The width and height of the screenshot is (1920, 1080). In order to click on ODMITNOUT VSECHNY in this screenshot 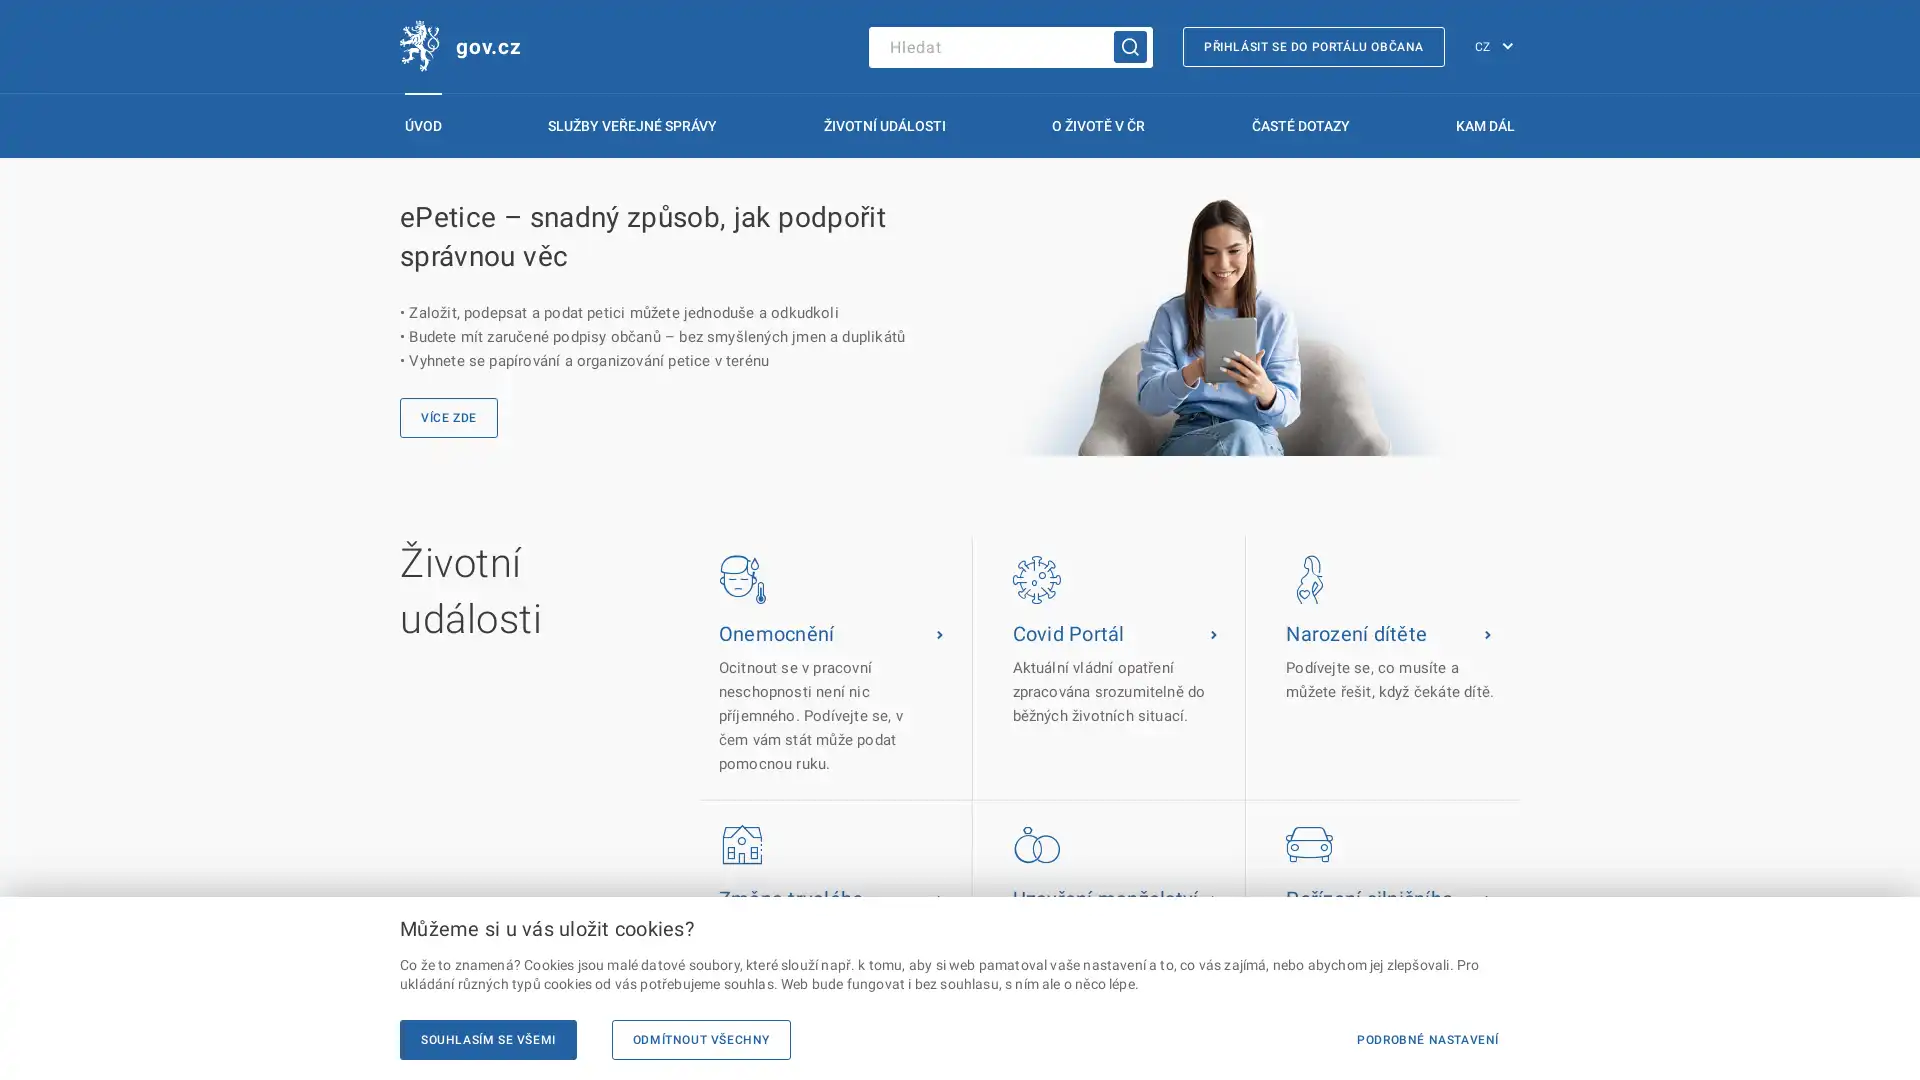, I will do `click(700, 1039)`.